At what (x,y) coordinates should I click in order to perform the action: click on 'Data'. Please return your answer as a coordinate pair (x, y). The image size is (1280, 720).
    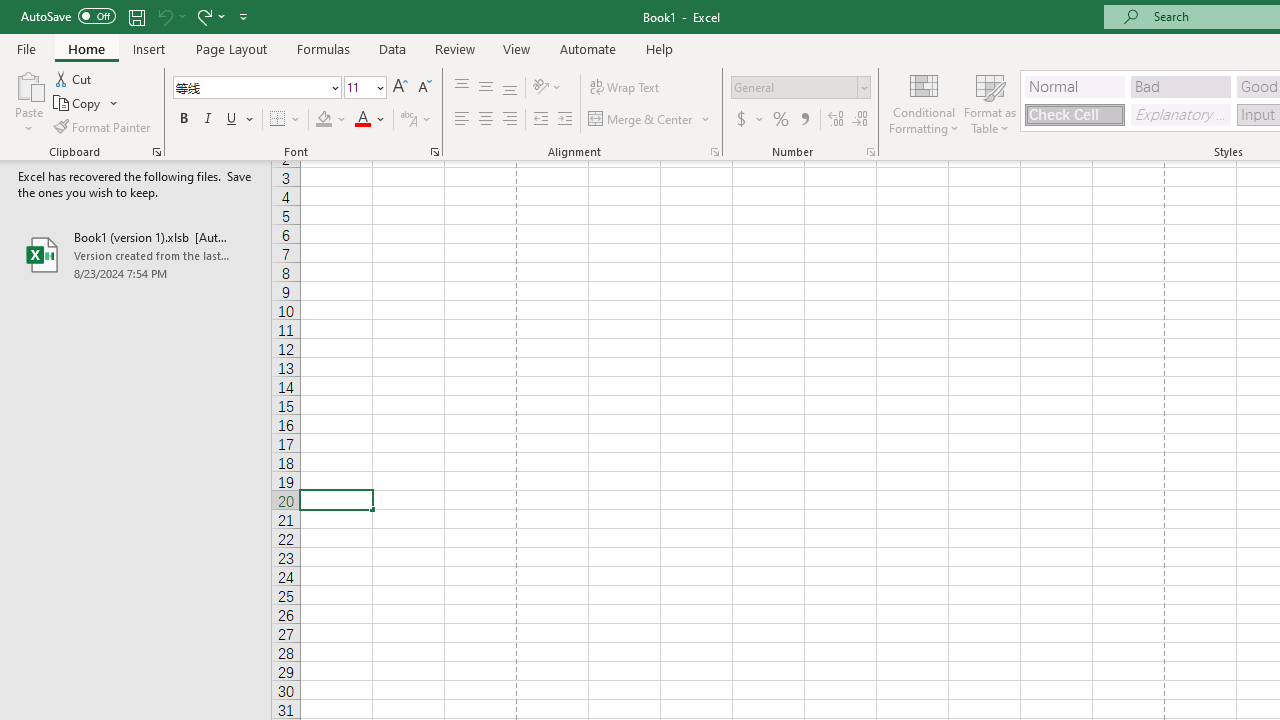
    Looking at the image, I should click on (392, 48).